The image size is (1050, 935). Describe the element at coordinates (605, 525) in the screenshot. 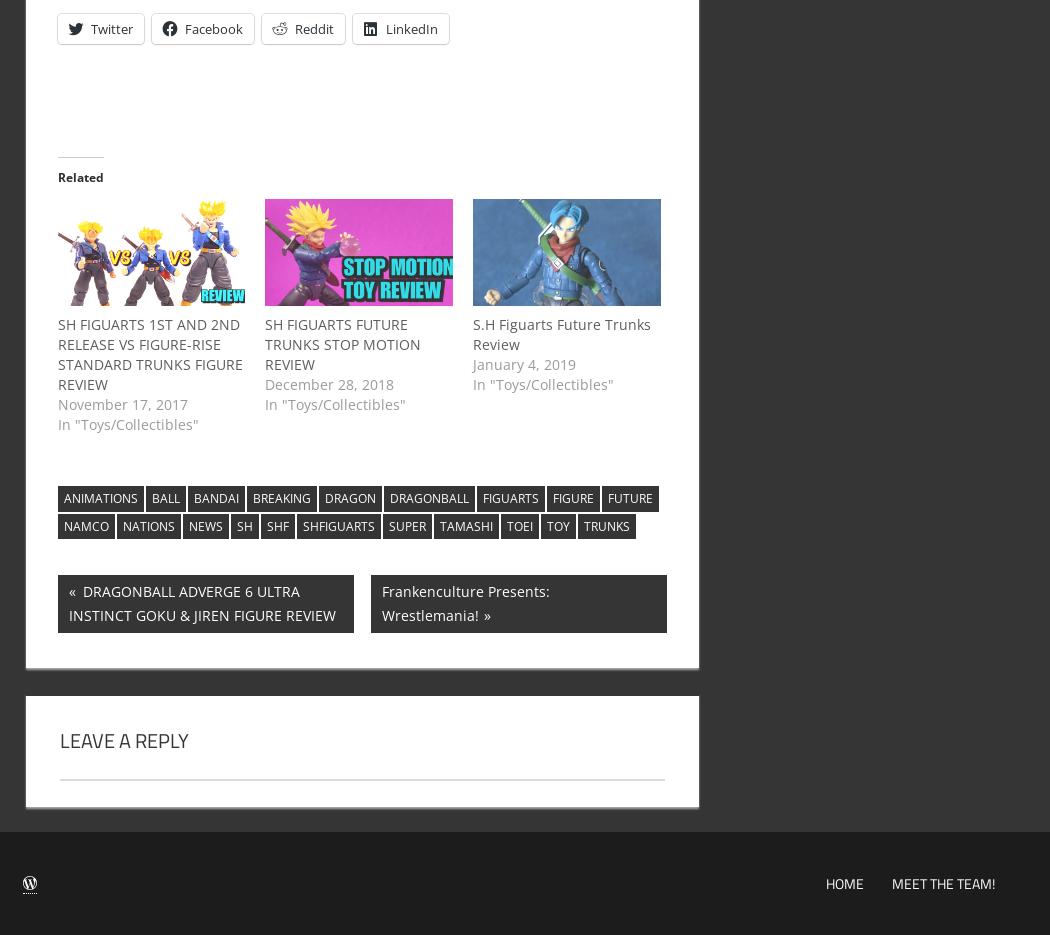

I see `'trunks'` at that location.